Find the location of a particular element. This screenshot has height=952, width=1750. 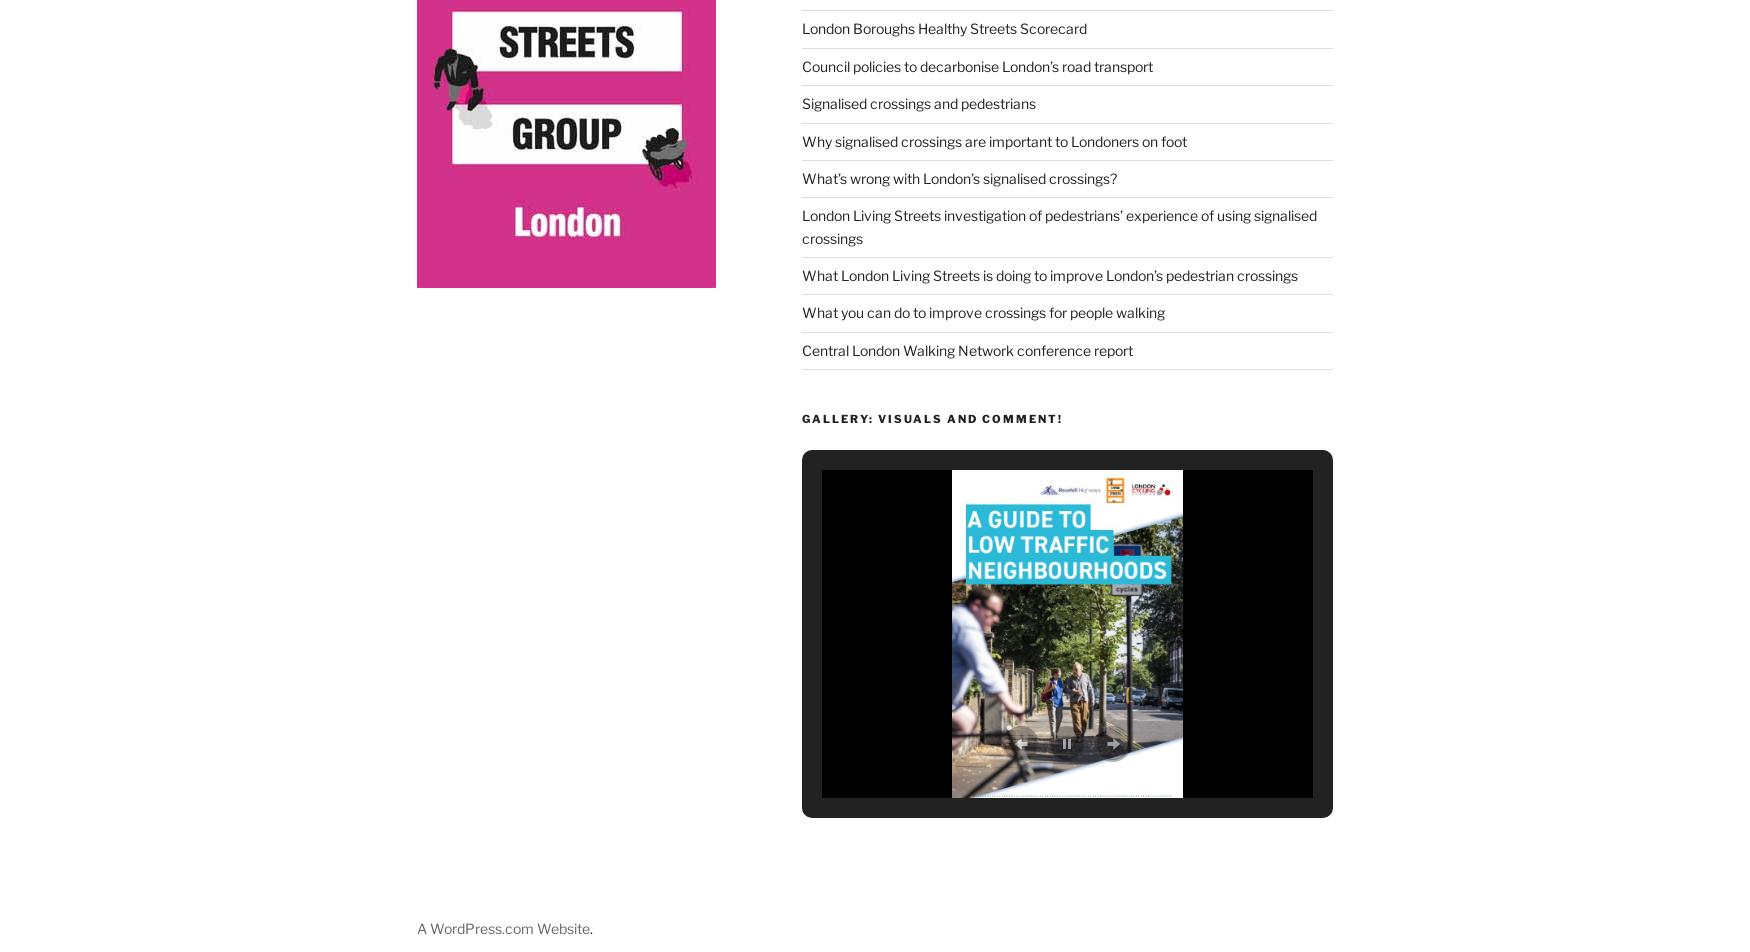

'London Living Streets investigation of pedestrians’ experience of using signalised crossings' is located at coordinates (1057, 221).